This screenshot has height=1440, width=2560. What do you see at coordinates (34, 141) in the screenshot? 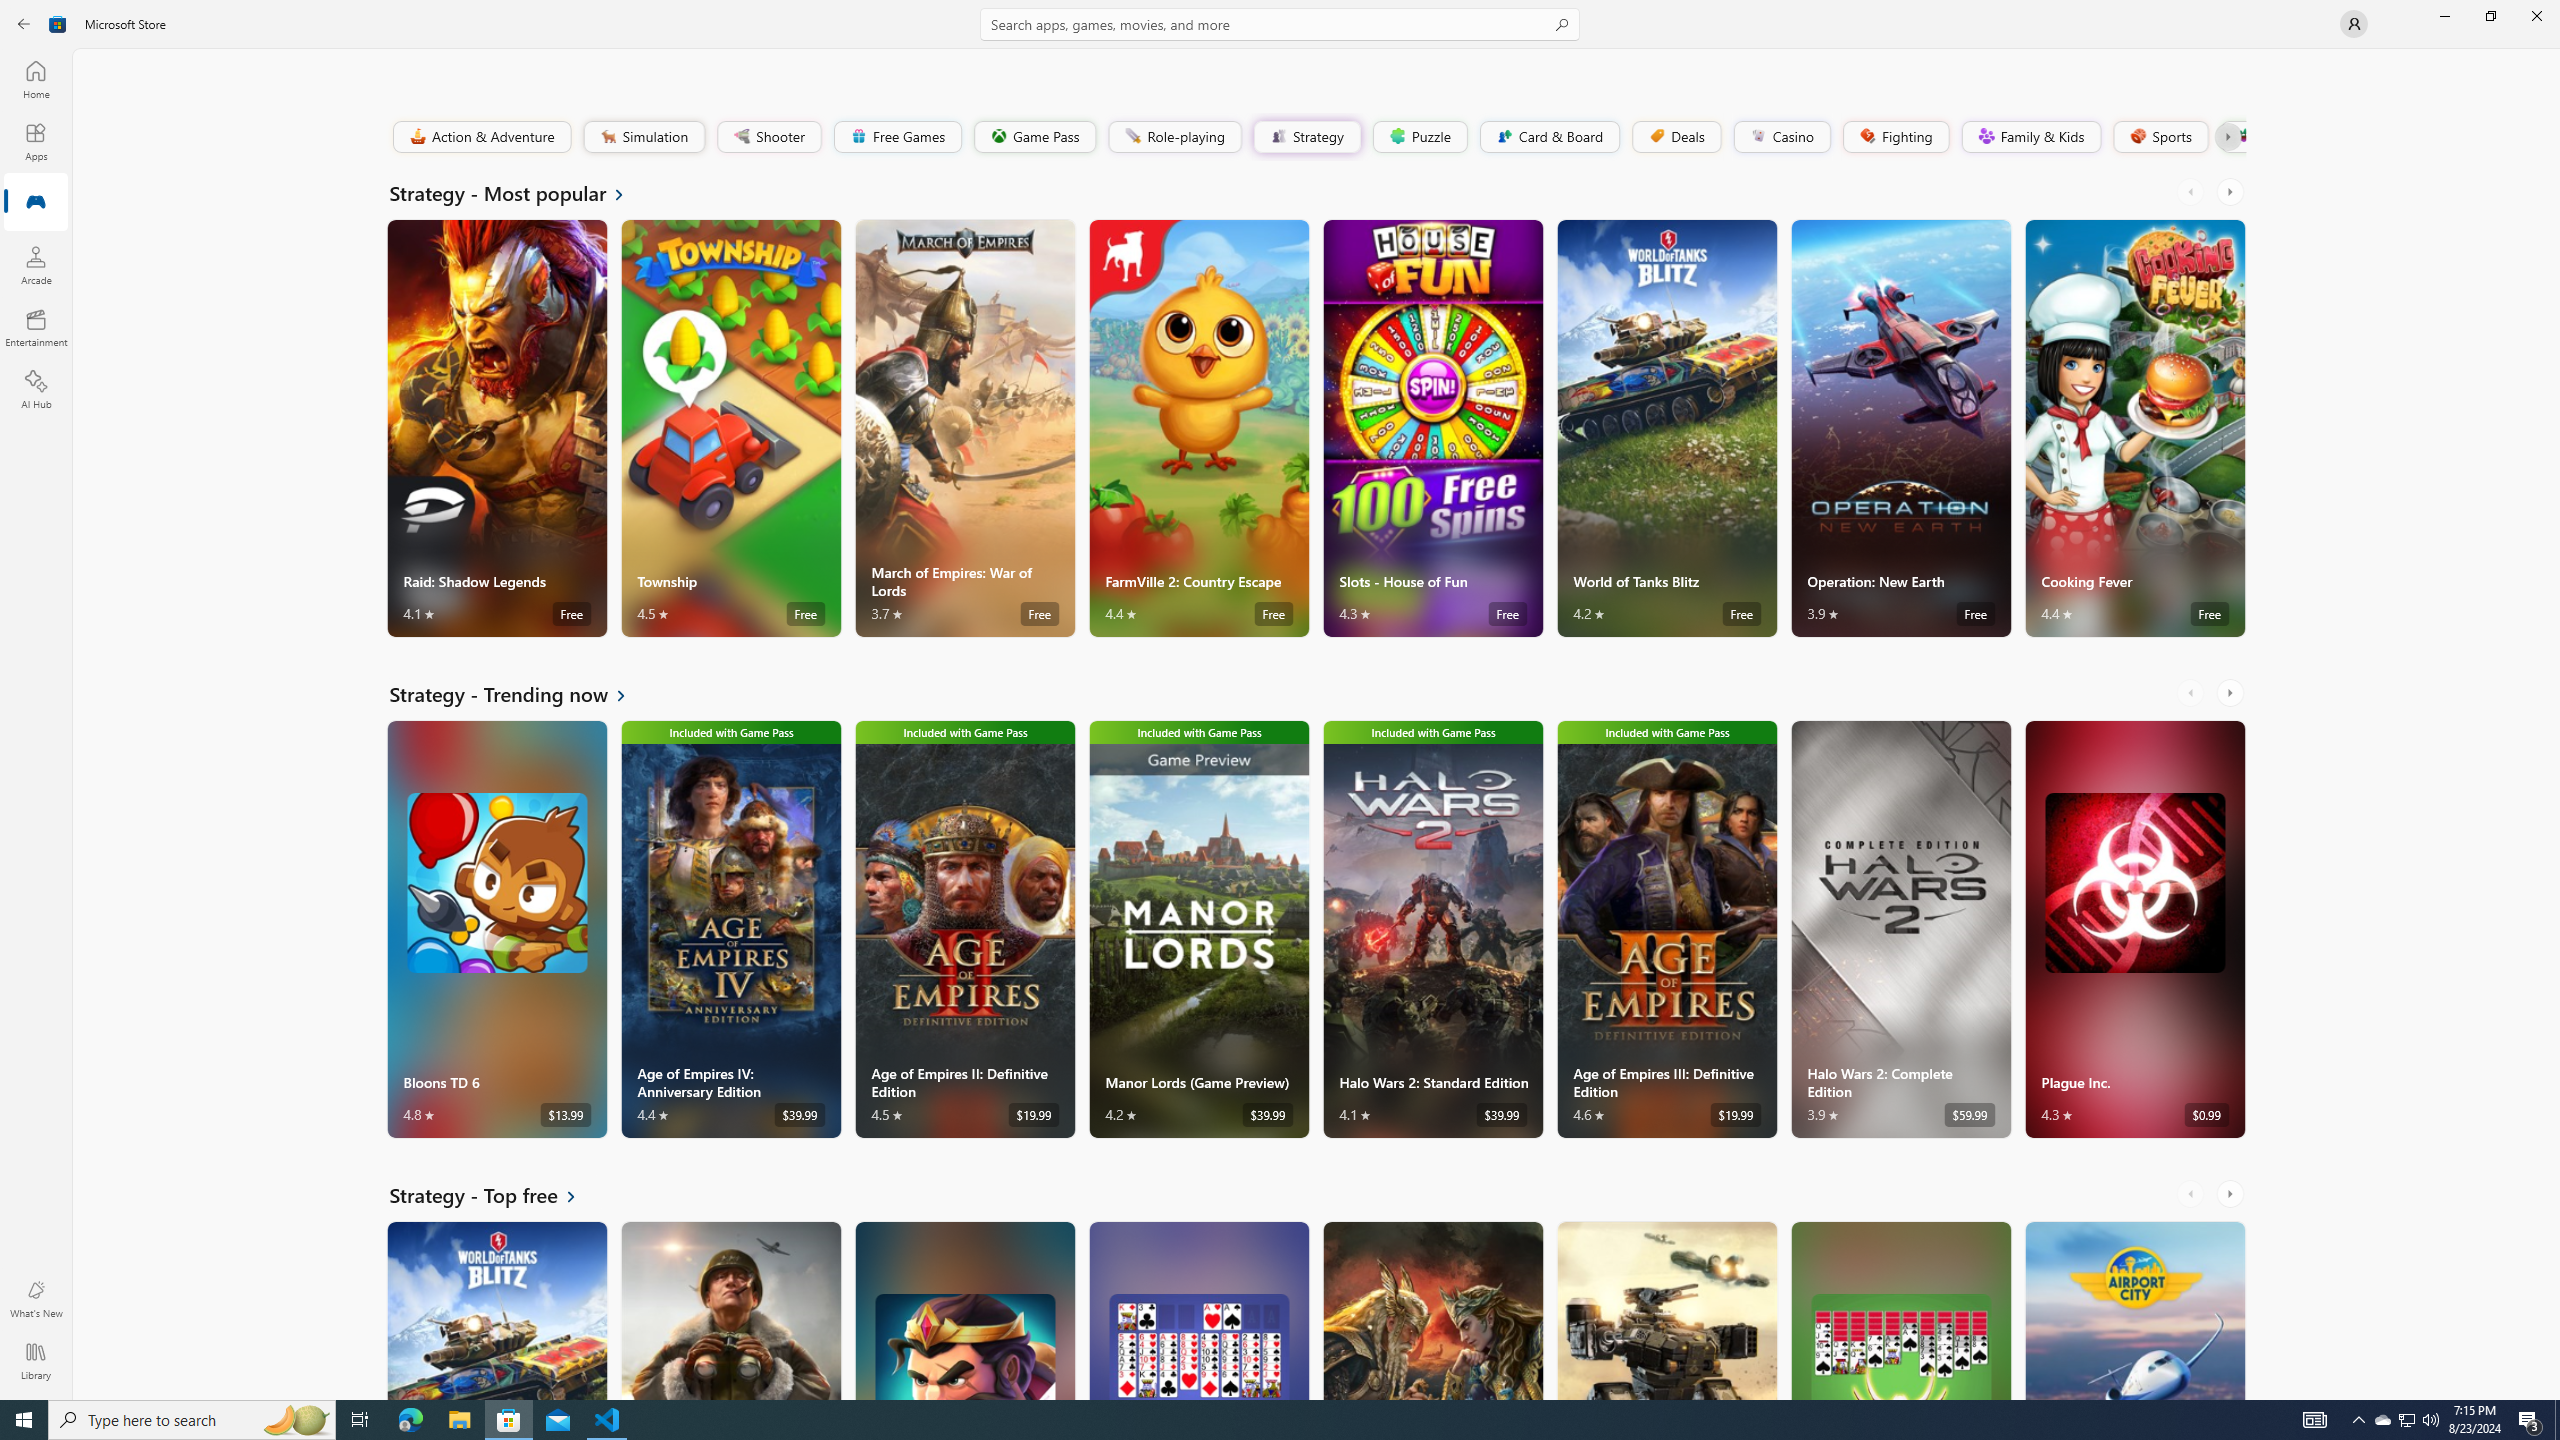
I see `'Apps'` at bounding box center [34, 141].